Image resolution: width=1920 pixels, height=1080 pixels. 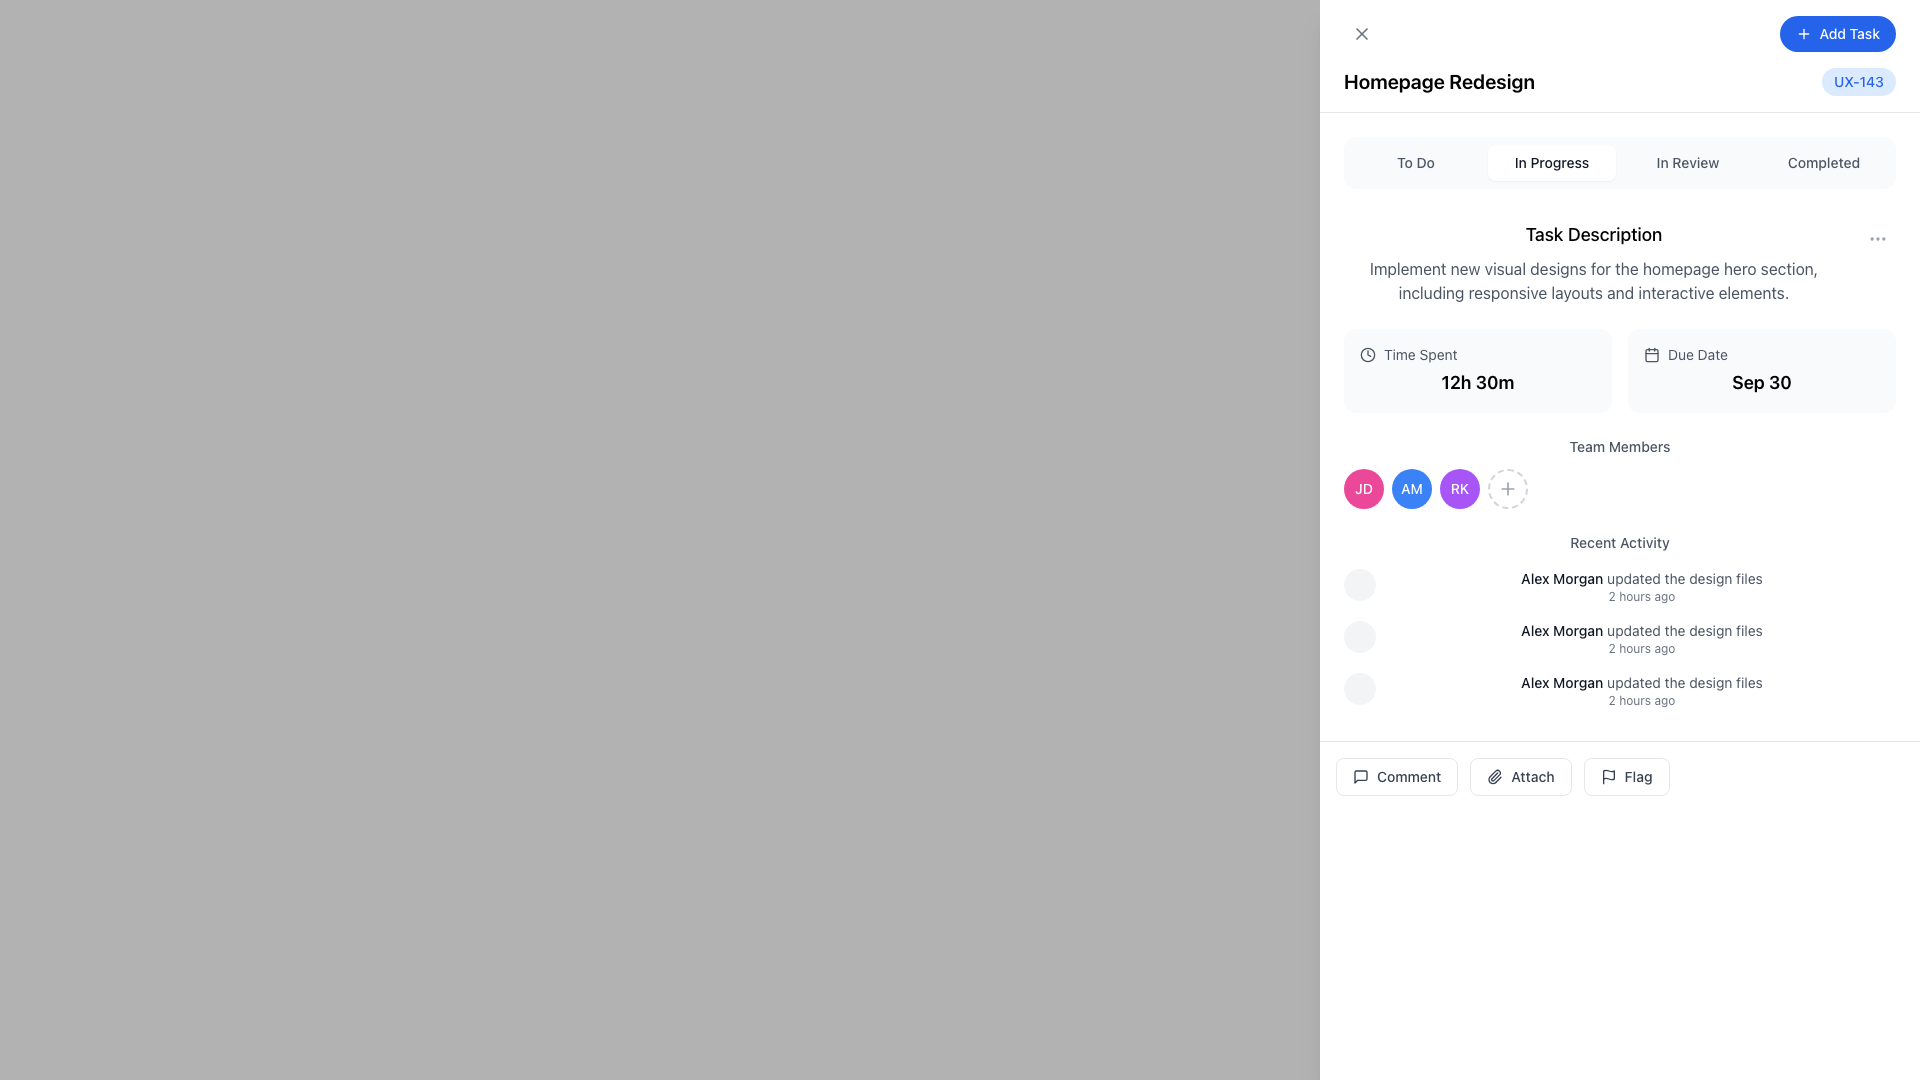 What do you see at coordinates (1561, 630) in the screenshot?
I see `the text element that identifies the user 'Alex Morgan' in the 'Recent Activity' section, which is the first part of the sentence in the second entry of the activity log` at bounding box center [1561, 630].